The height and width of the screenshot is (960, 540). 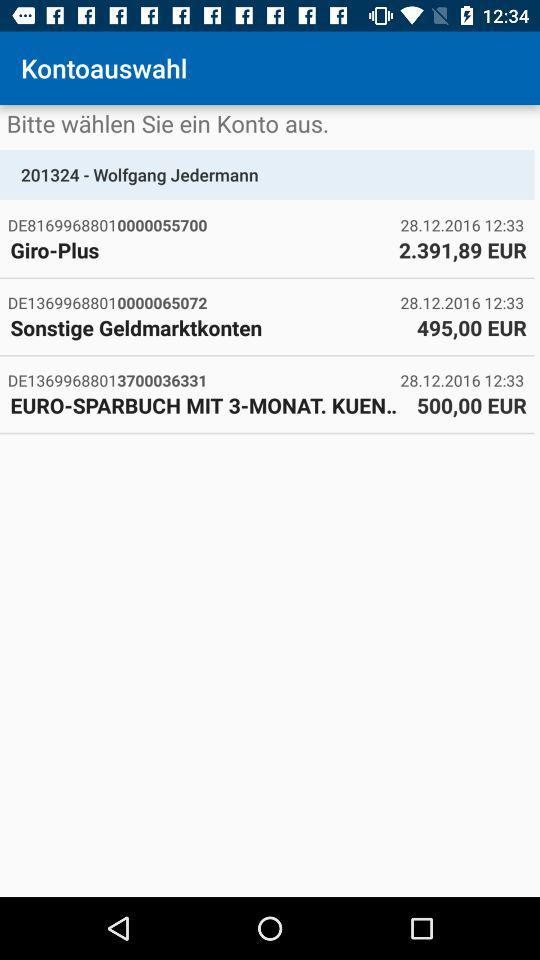 I want to click on the 2 391 89 icon, so click(x=462, y=249).